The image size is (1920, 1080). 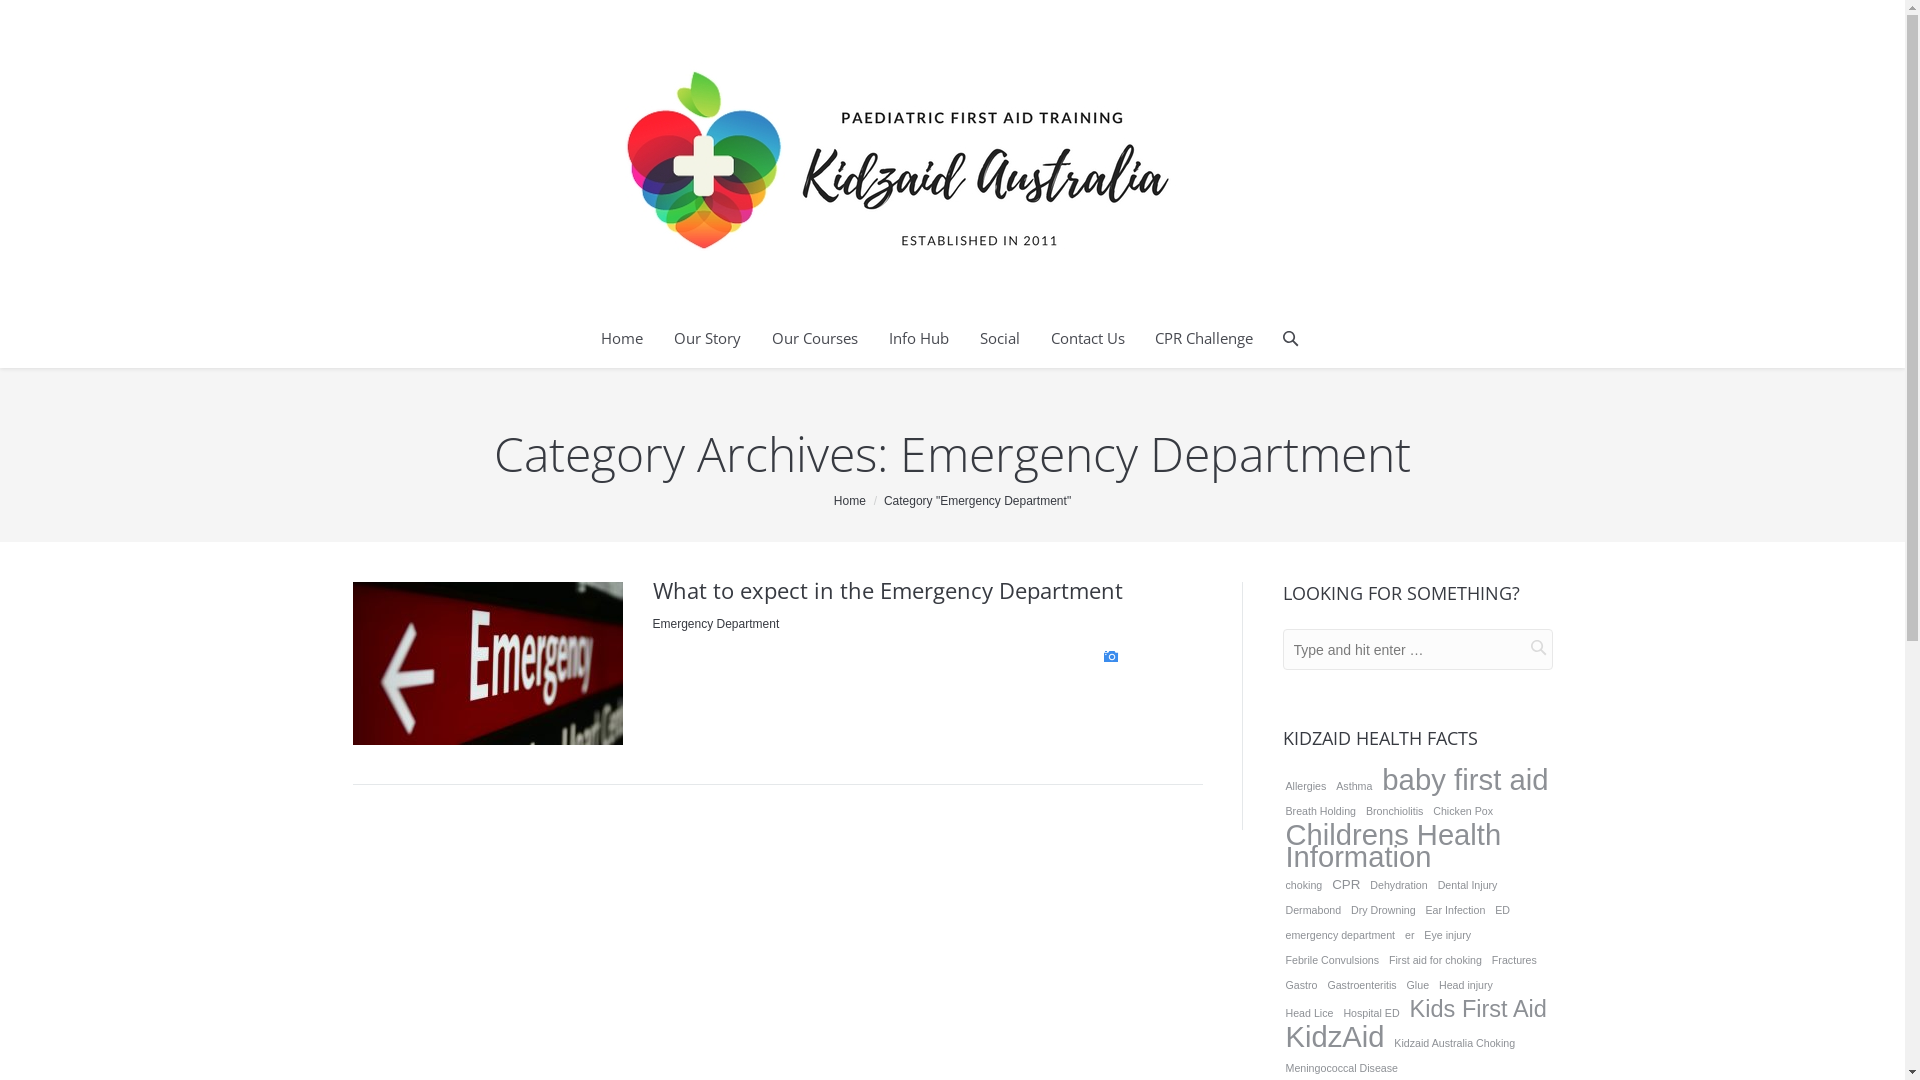 I want to click on 'CPR', so click(x=1329, y=883).